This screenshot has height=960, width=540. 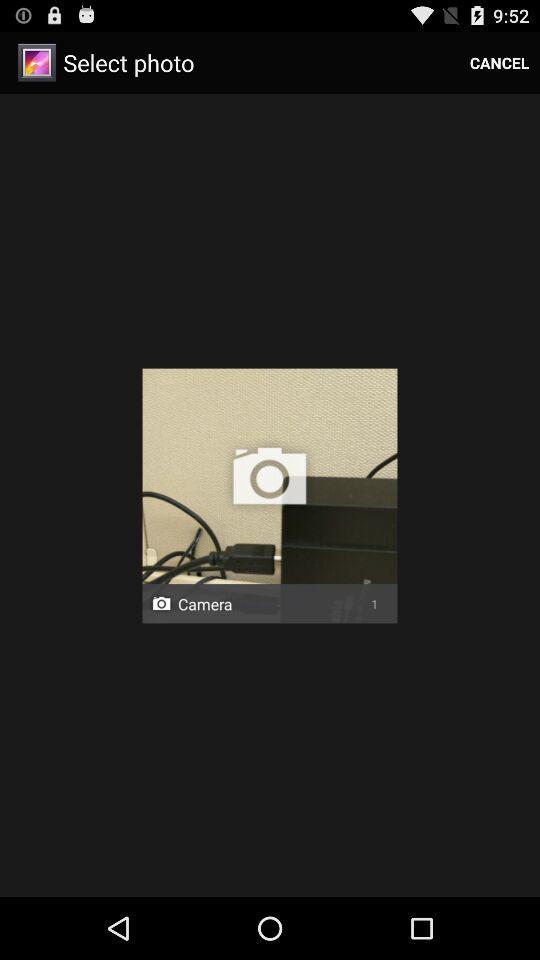 What do you see at coordinates (498, 62) in the screenshot?
I see `the icon next to the select photo icon` at bounding box center [498, 62].